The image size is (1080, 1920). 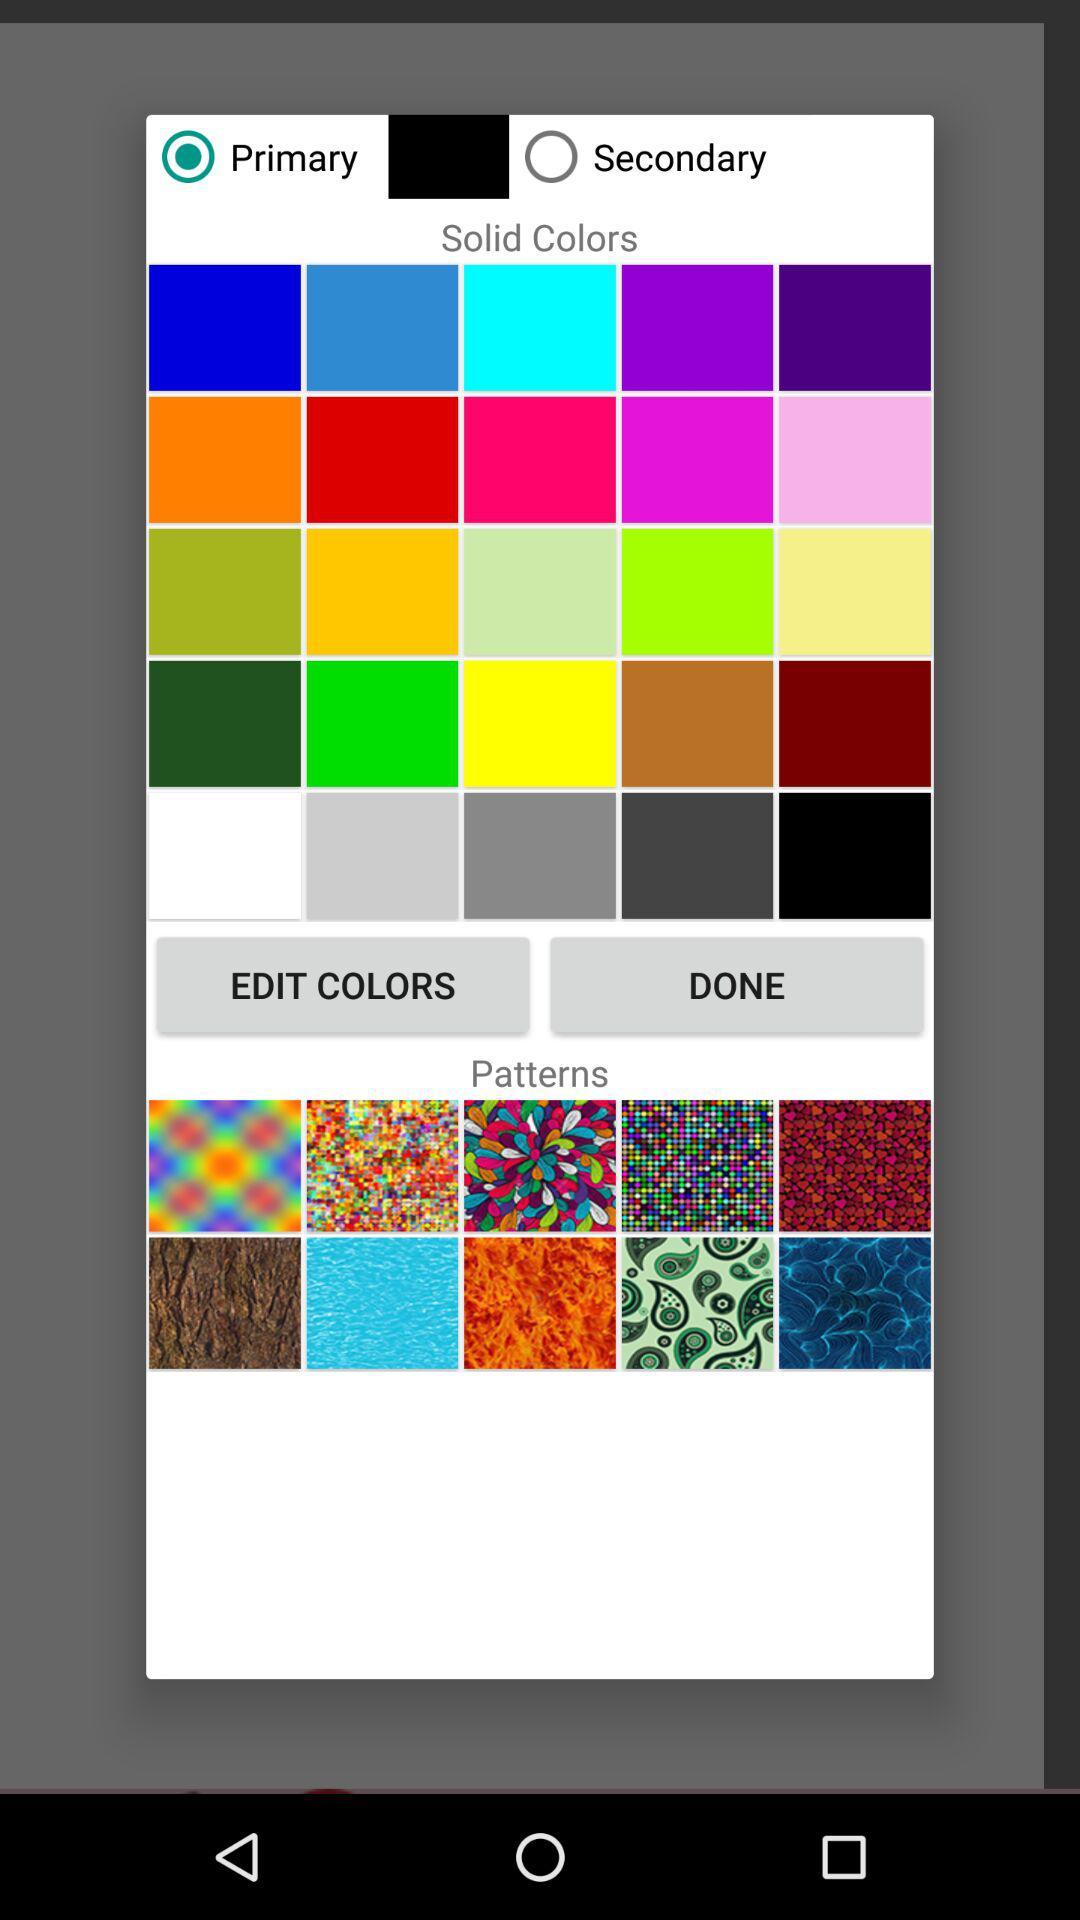 I want to click on color orange, so click(x=224, y=458).